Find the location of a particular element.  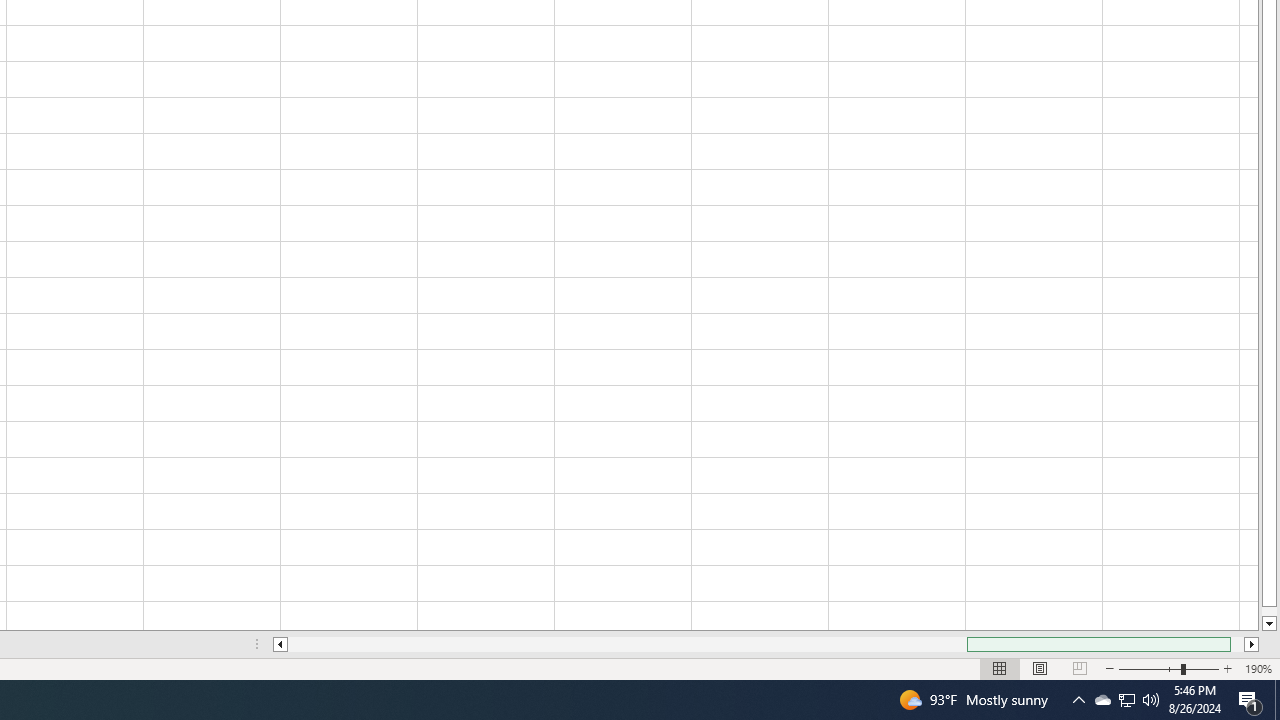

'Zoom In' is located at coordinates (1226, 669).